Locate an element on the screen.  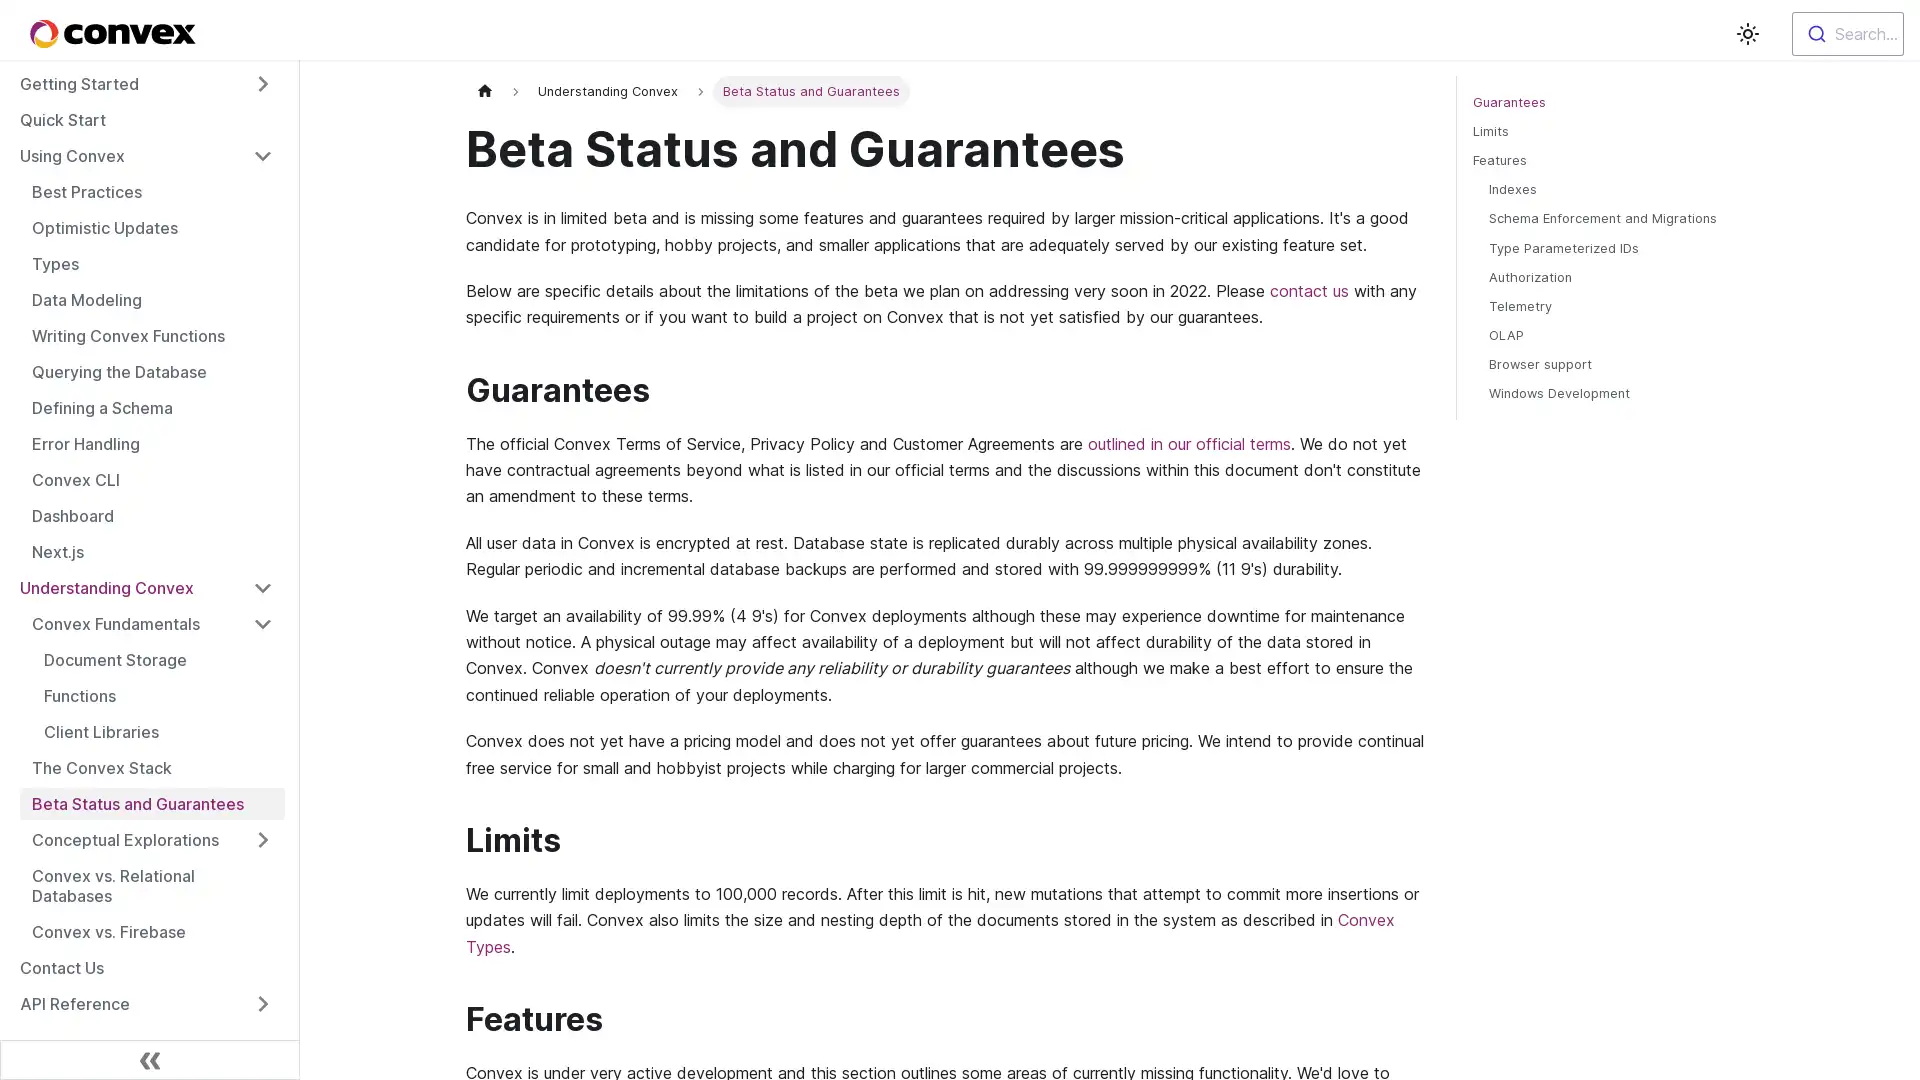
Toggle the collapsible sidebar category 'Conceptual Explorations' is located at coordinates (262, 840).